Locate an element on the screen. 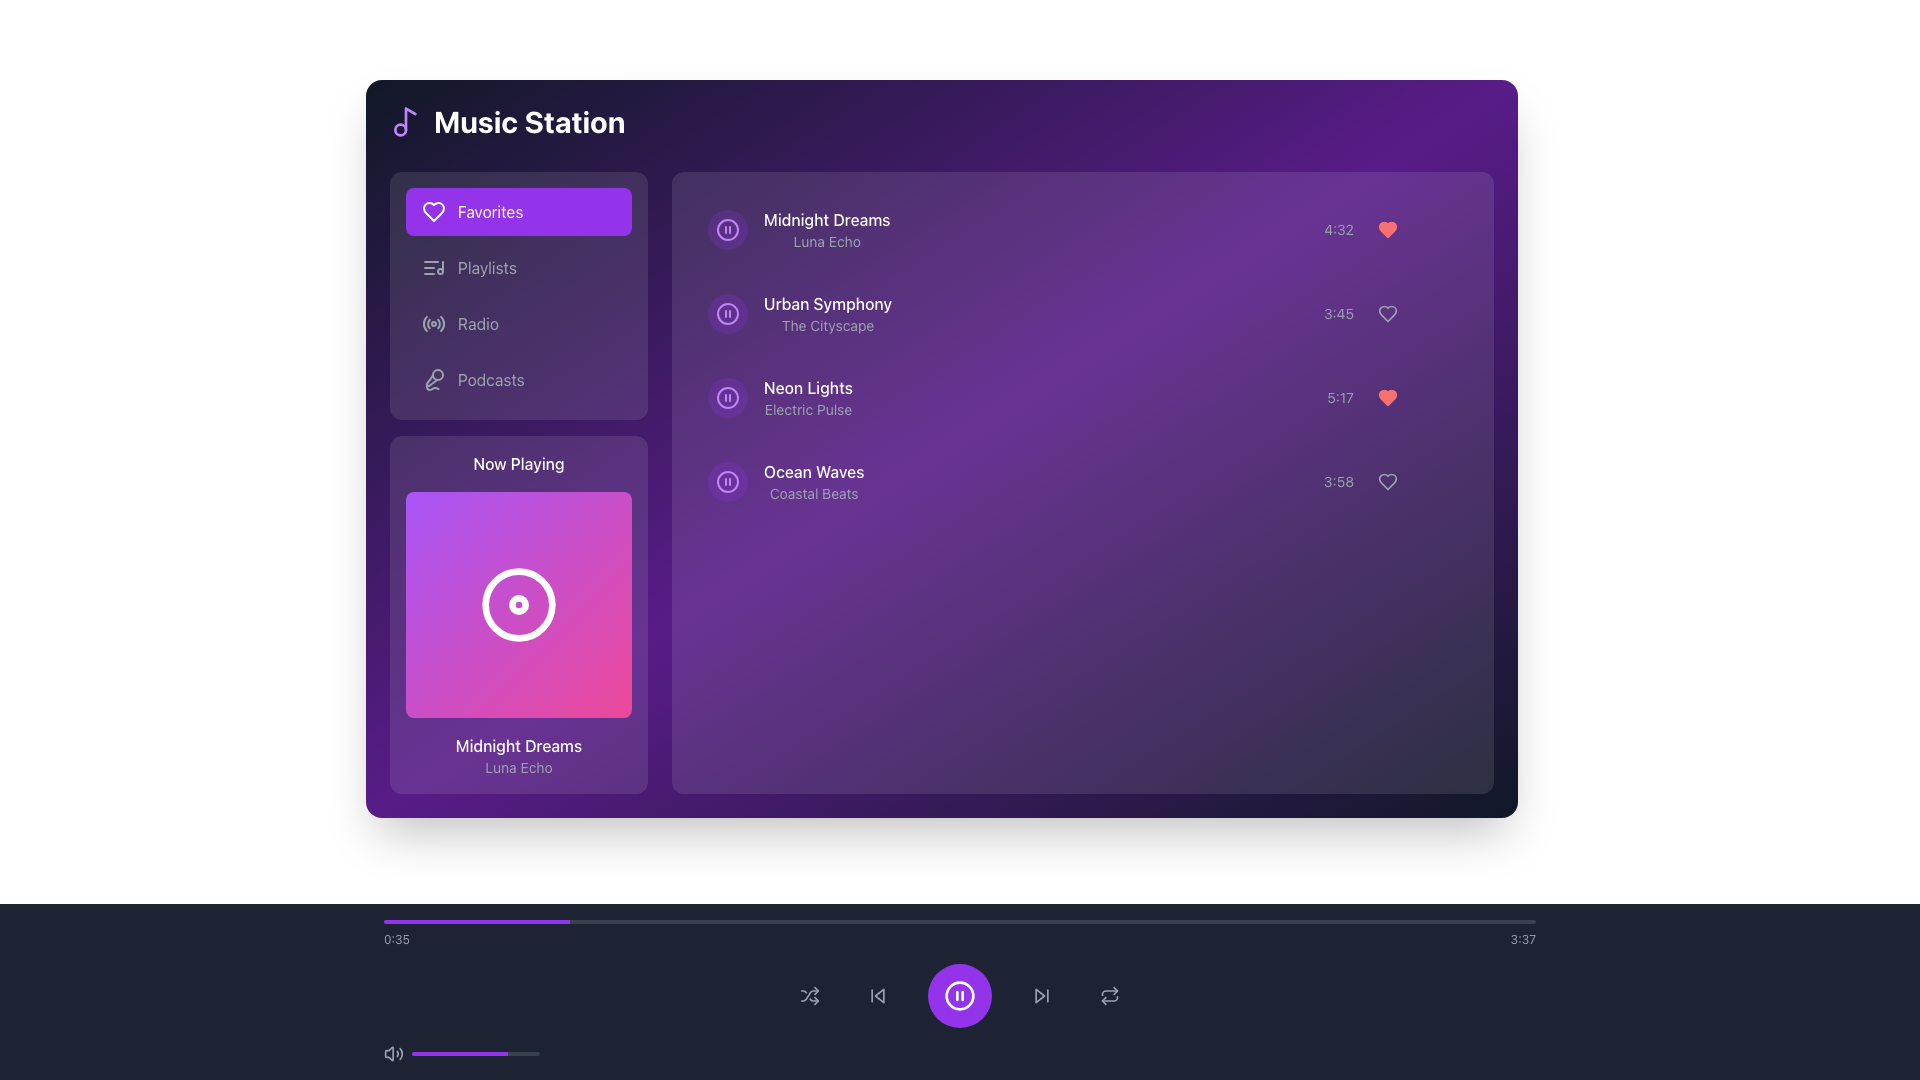  the 'skip-forward' icon button located in the control bar at the bottom of the interface is located at coordinates (1040, 995).